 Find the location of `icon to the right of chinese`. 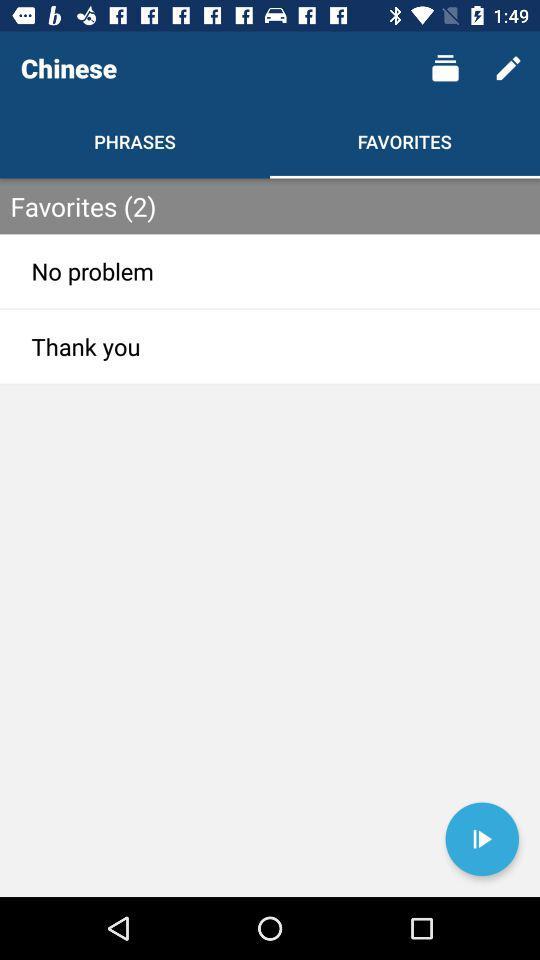

icon to the right of chinese is located at coordinates (445, 68).